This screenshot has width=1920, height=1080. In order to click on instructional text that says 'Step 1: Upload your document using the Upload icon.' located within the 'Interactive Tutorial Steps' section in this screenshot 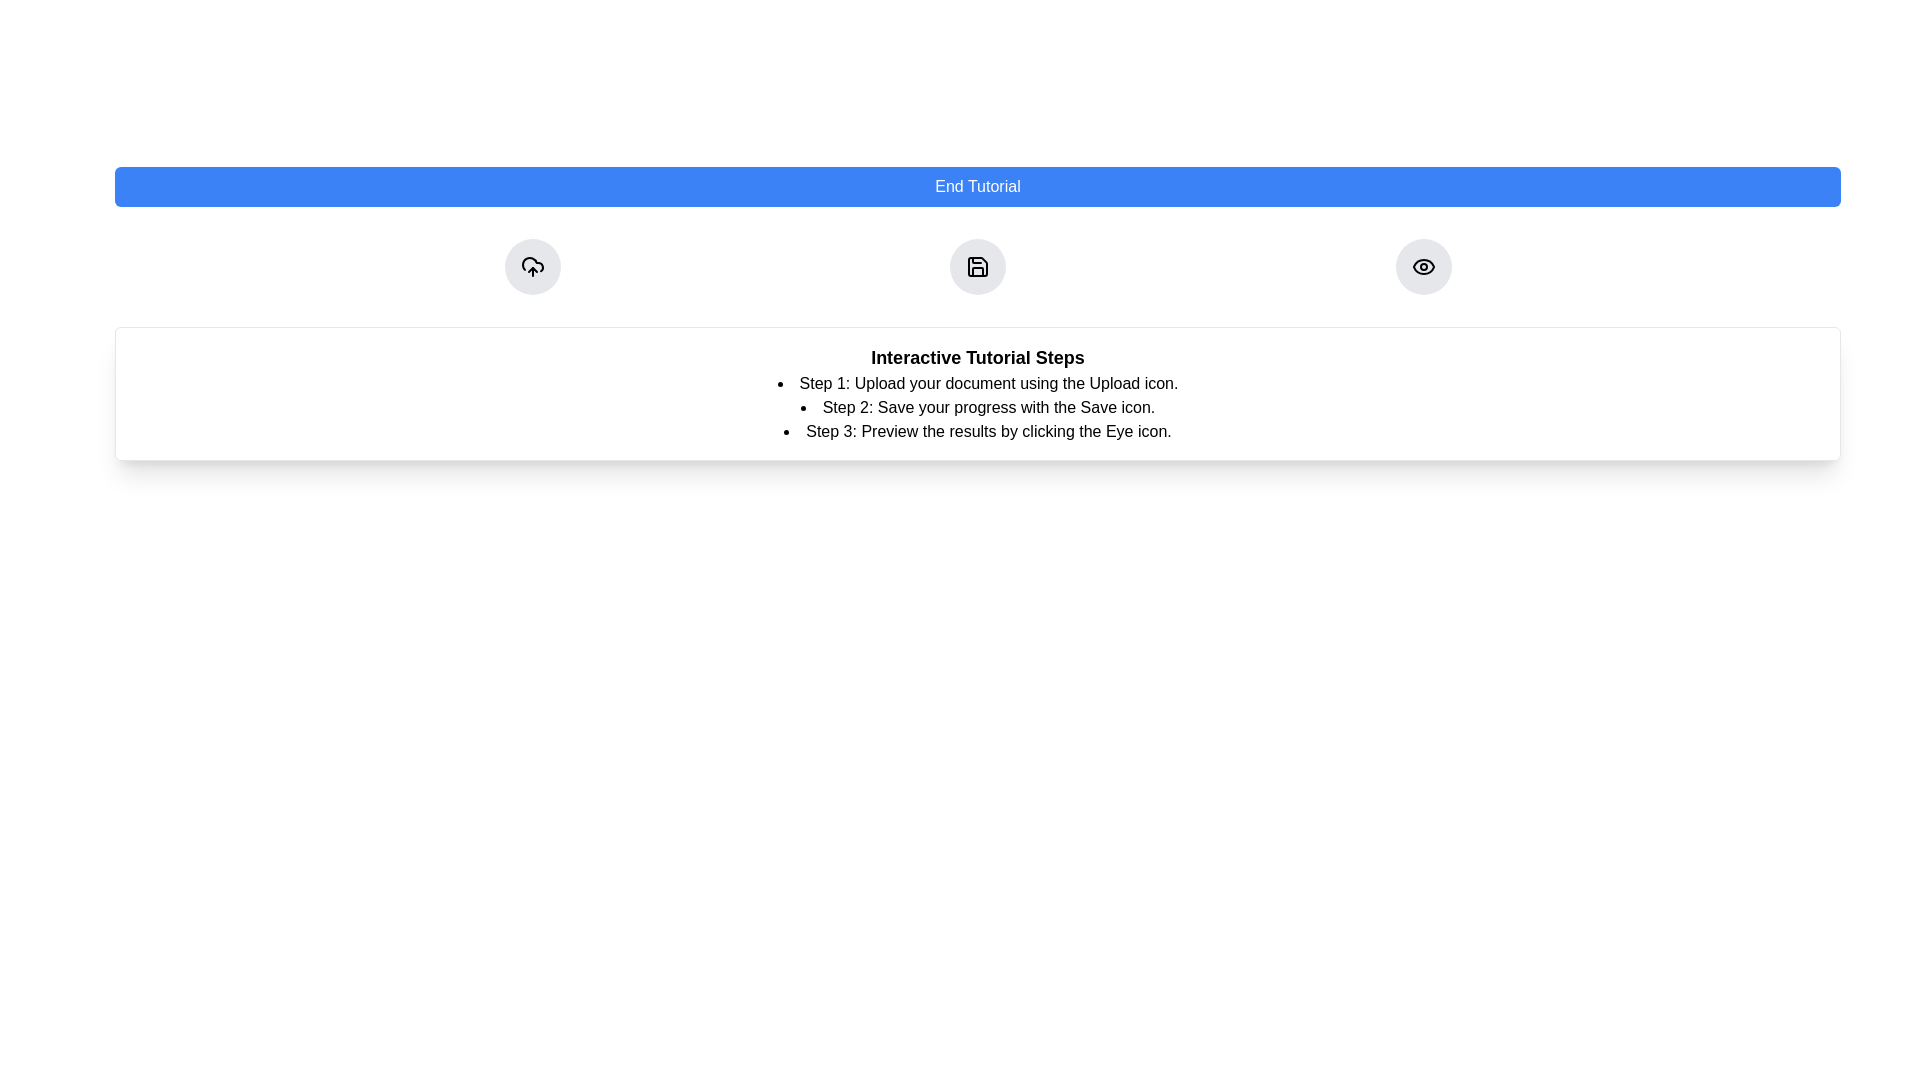, I will do `click(978, 384)`.